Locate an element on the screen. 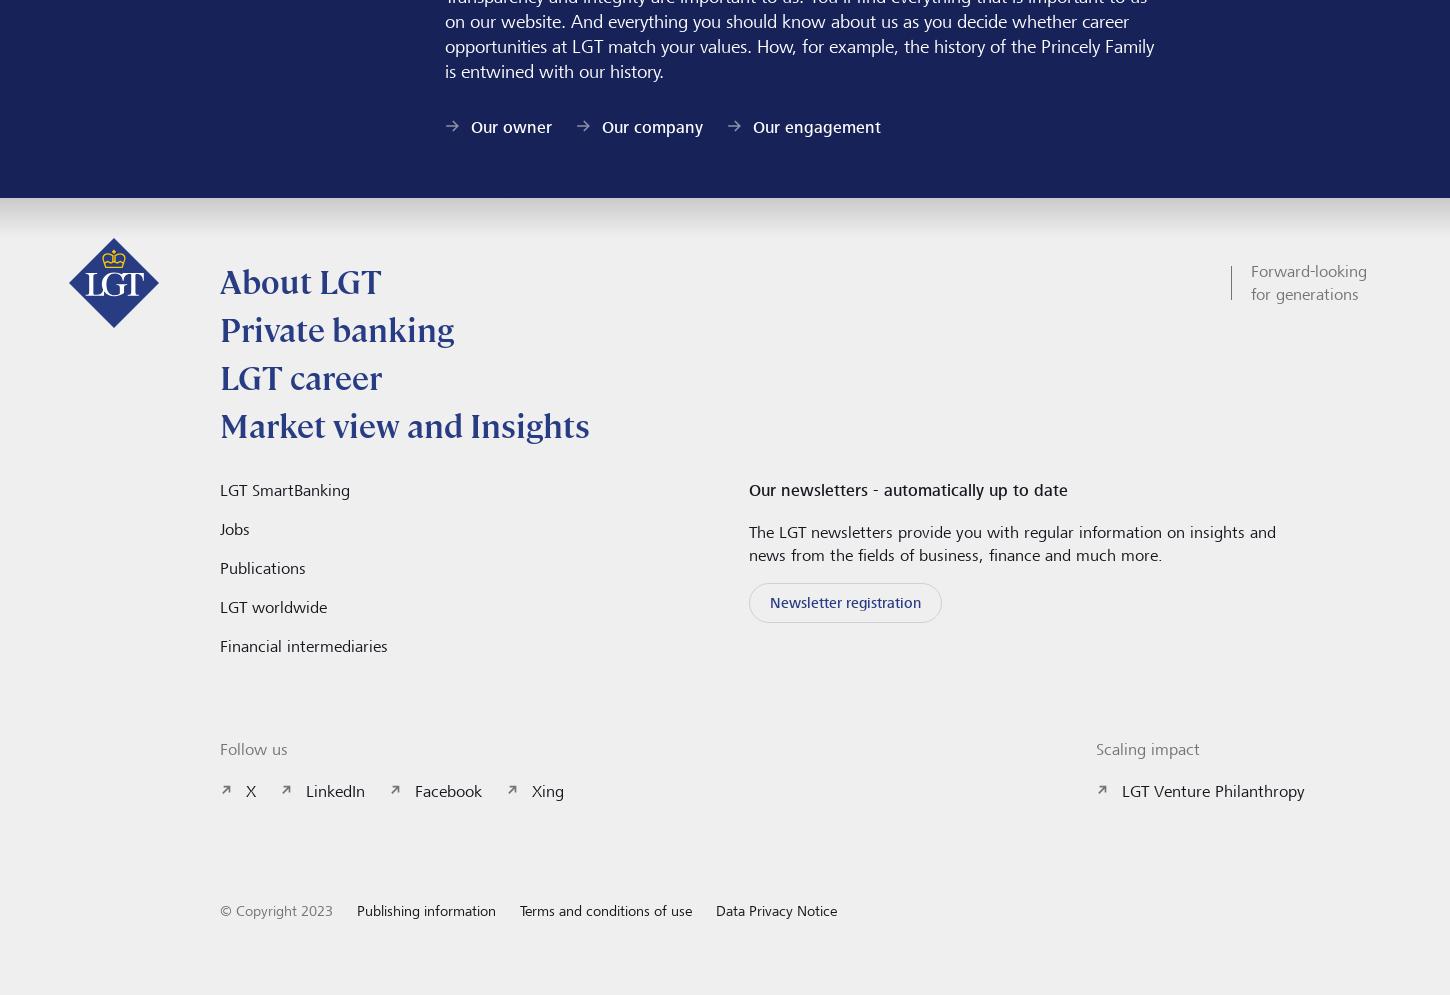 The width and height of the screenshot is (1450, 995). 'Our engagement' is located at coordinates (752, 124).